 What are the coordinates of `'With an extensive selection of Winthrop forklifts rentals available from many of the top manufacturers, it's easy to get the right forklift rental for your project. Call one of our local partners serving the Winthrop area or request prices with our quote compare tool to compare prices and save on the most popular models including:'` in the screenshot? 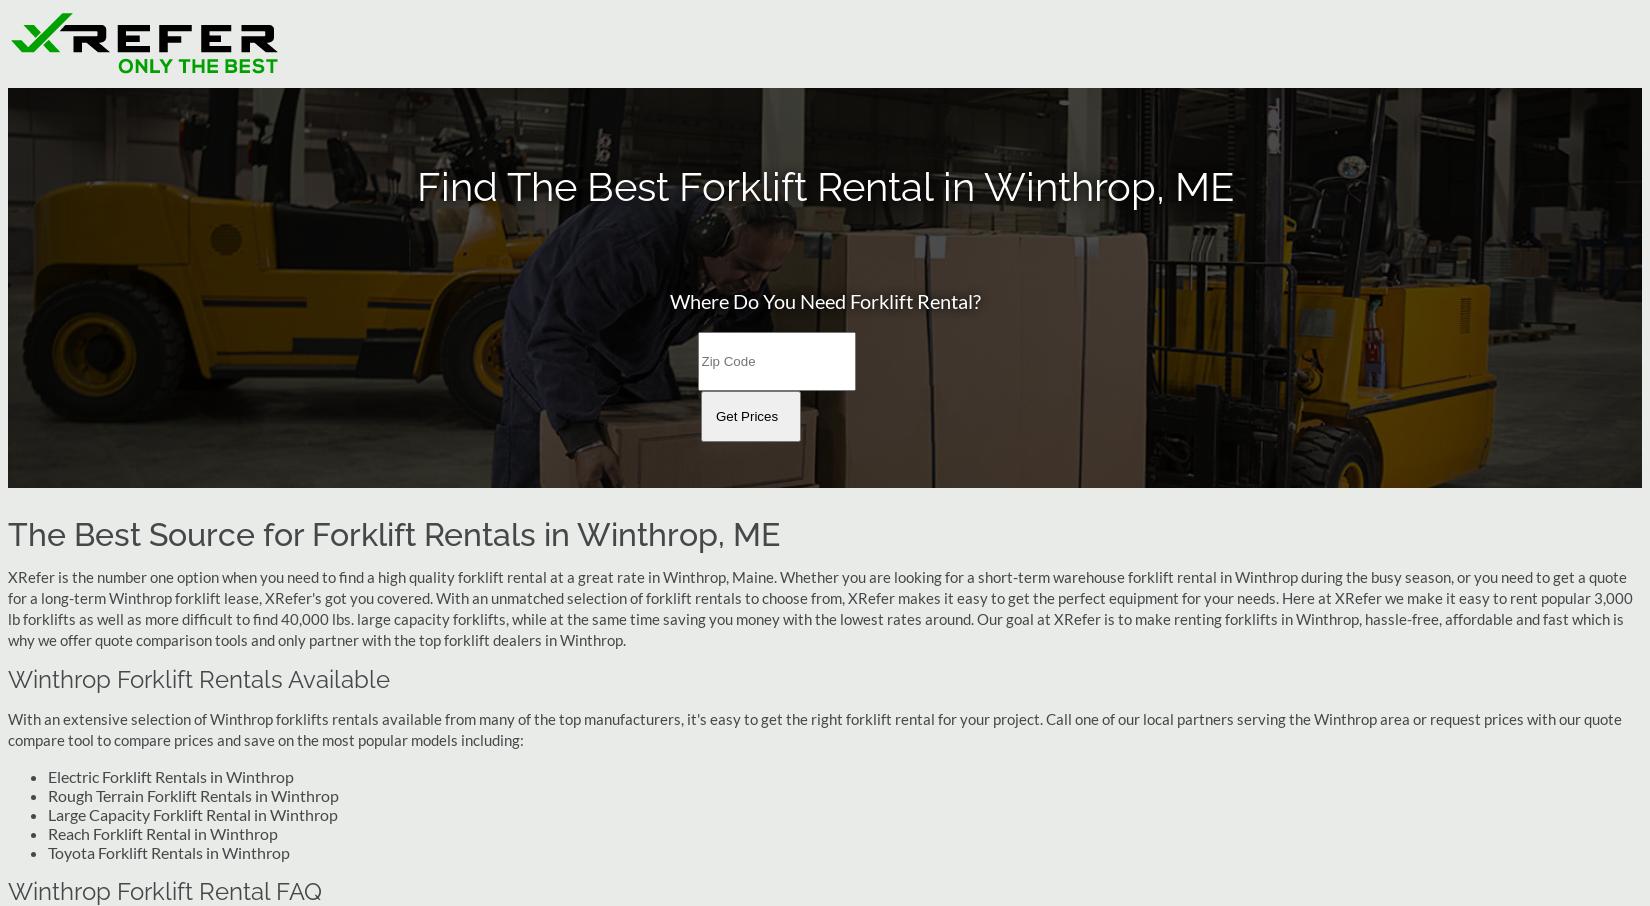 It's located at (813, 728).